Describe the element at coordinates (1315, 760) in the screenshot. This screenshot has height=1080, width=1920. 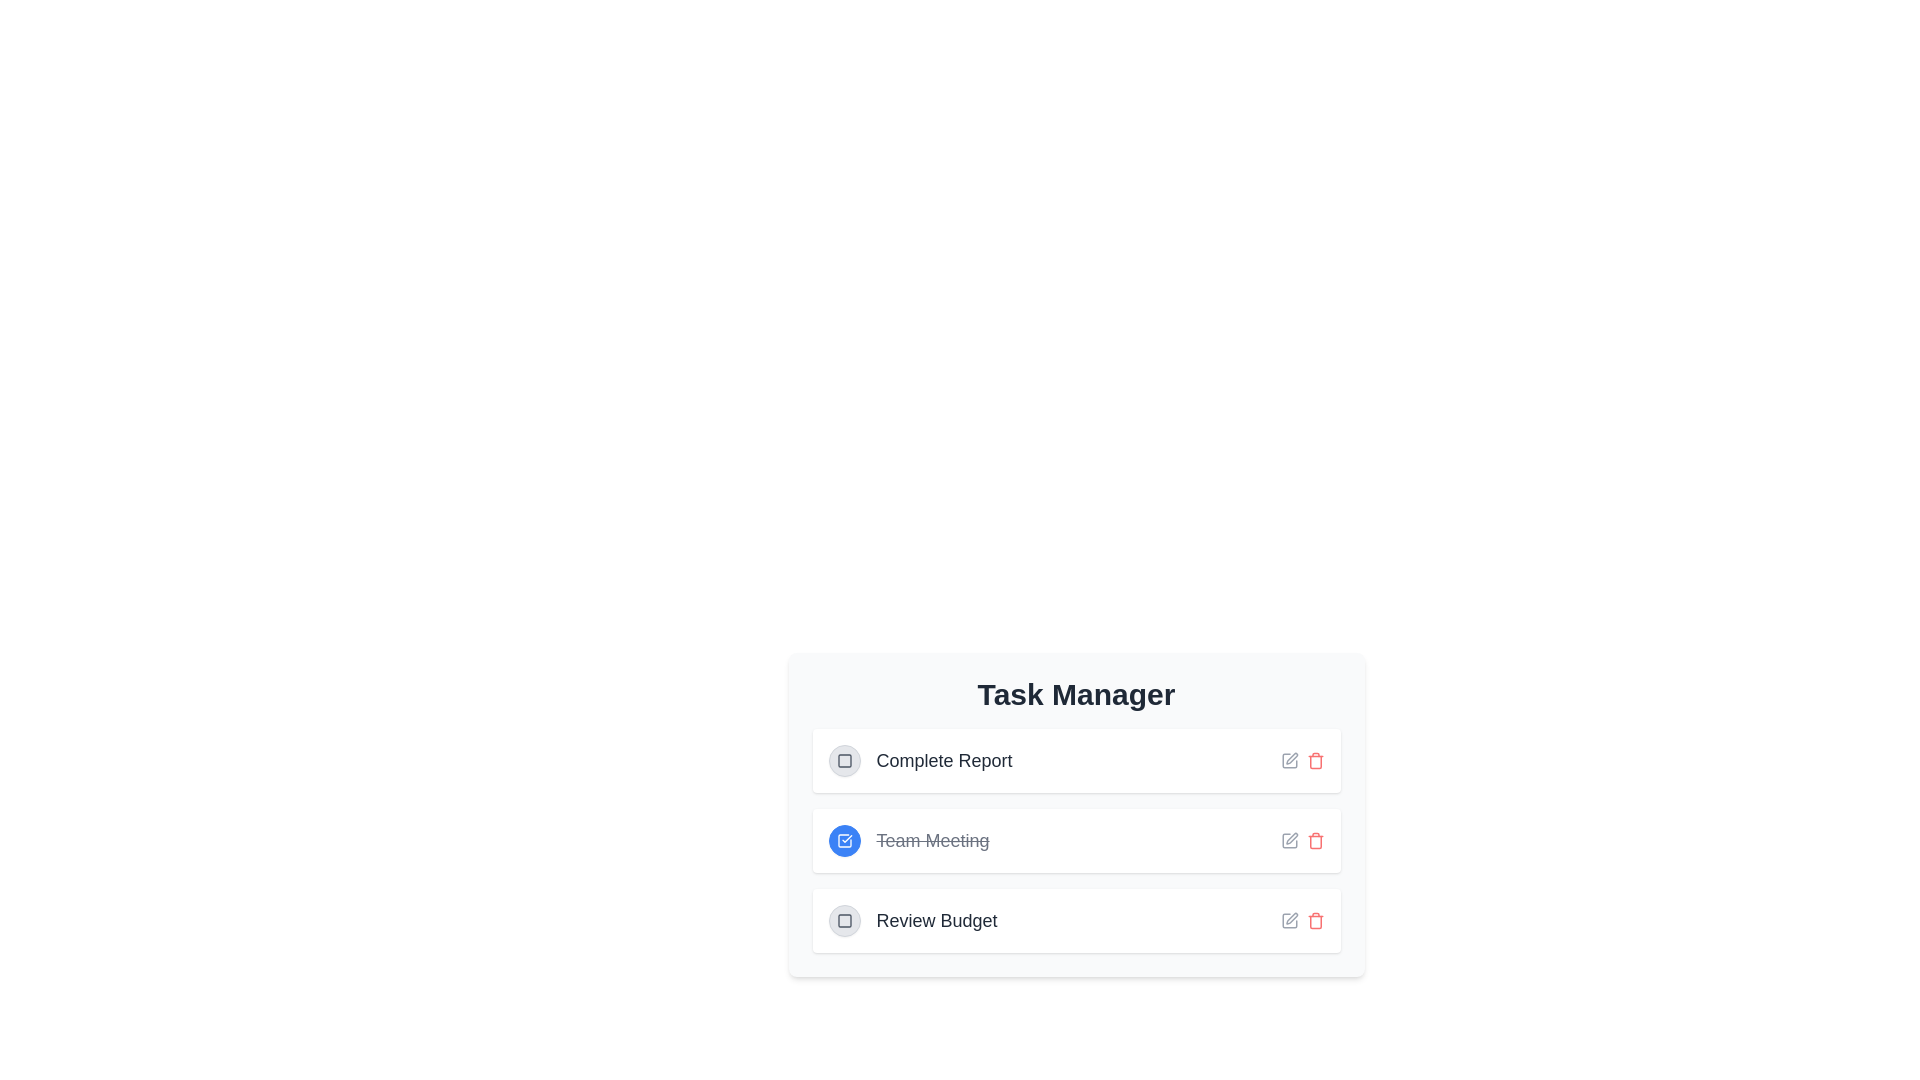
I see `the delete button for the task 'Complete Report'` at that location.